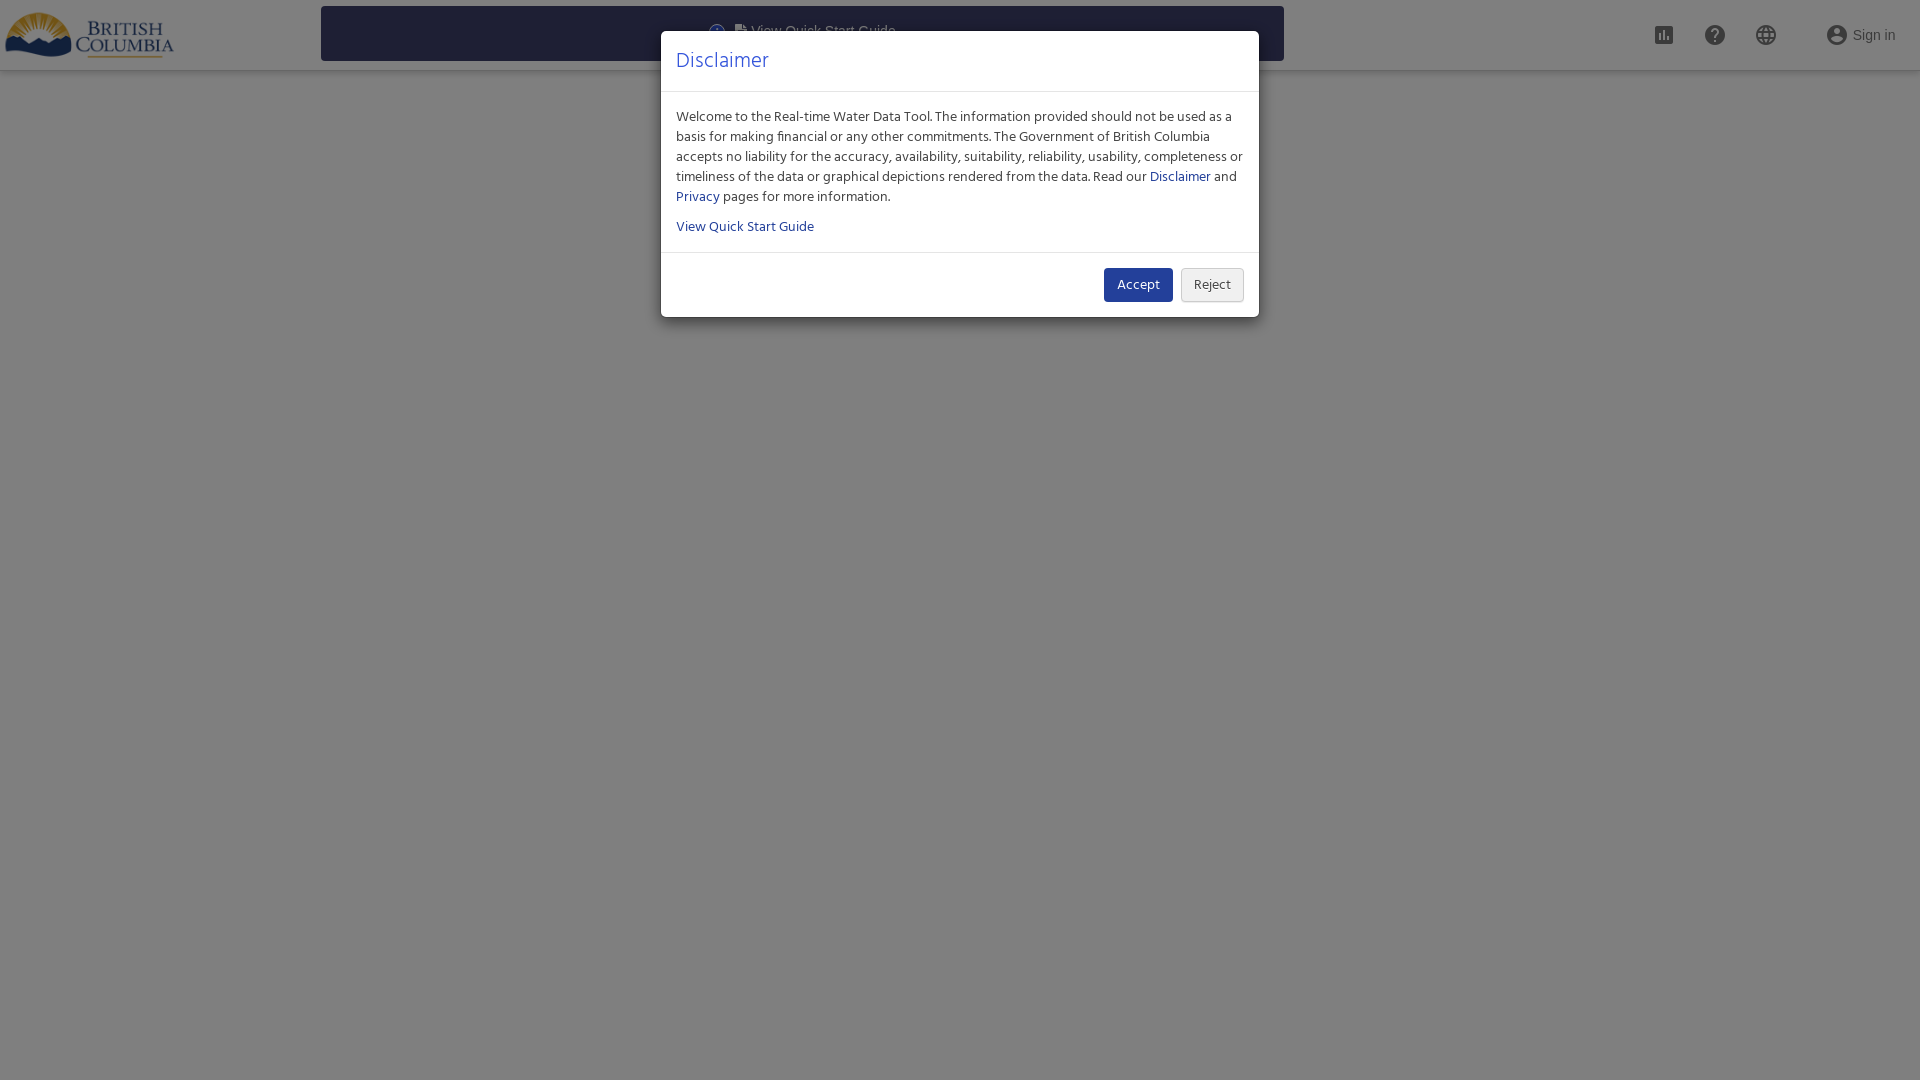 This screenshot has height=1080, width=1920. What do you see at coordinates (743, 226) in the screenshot?
I see `'View Quick Start Guide'` at bounding box center [743, 226].